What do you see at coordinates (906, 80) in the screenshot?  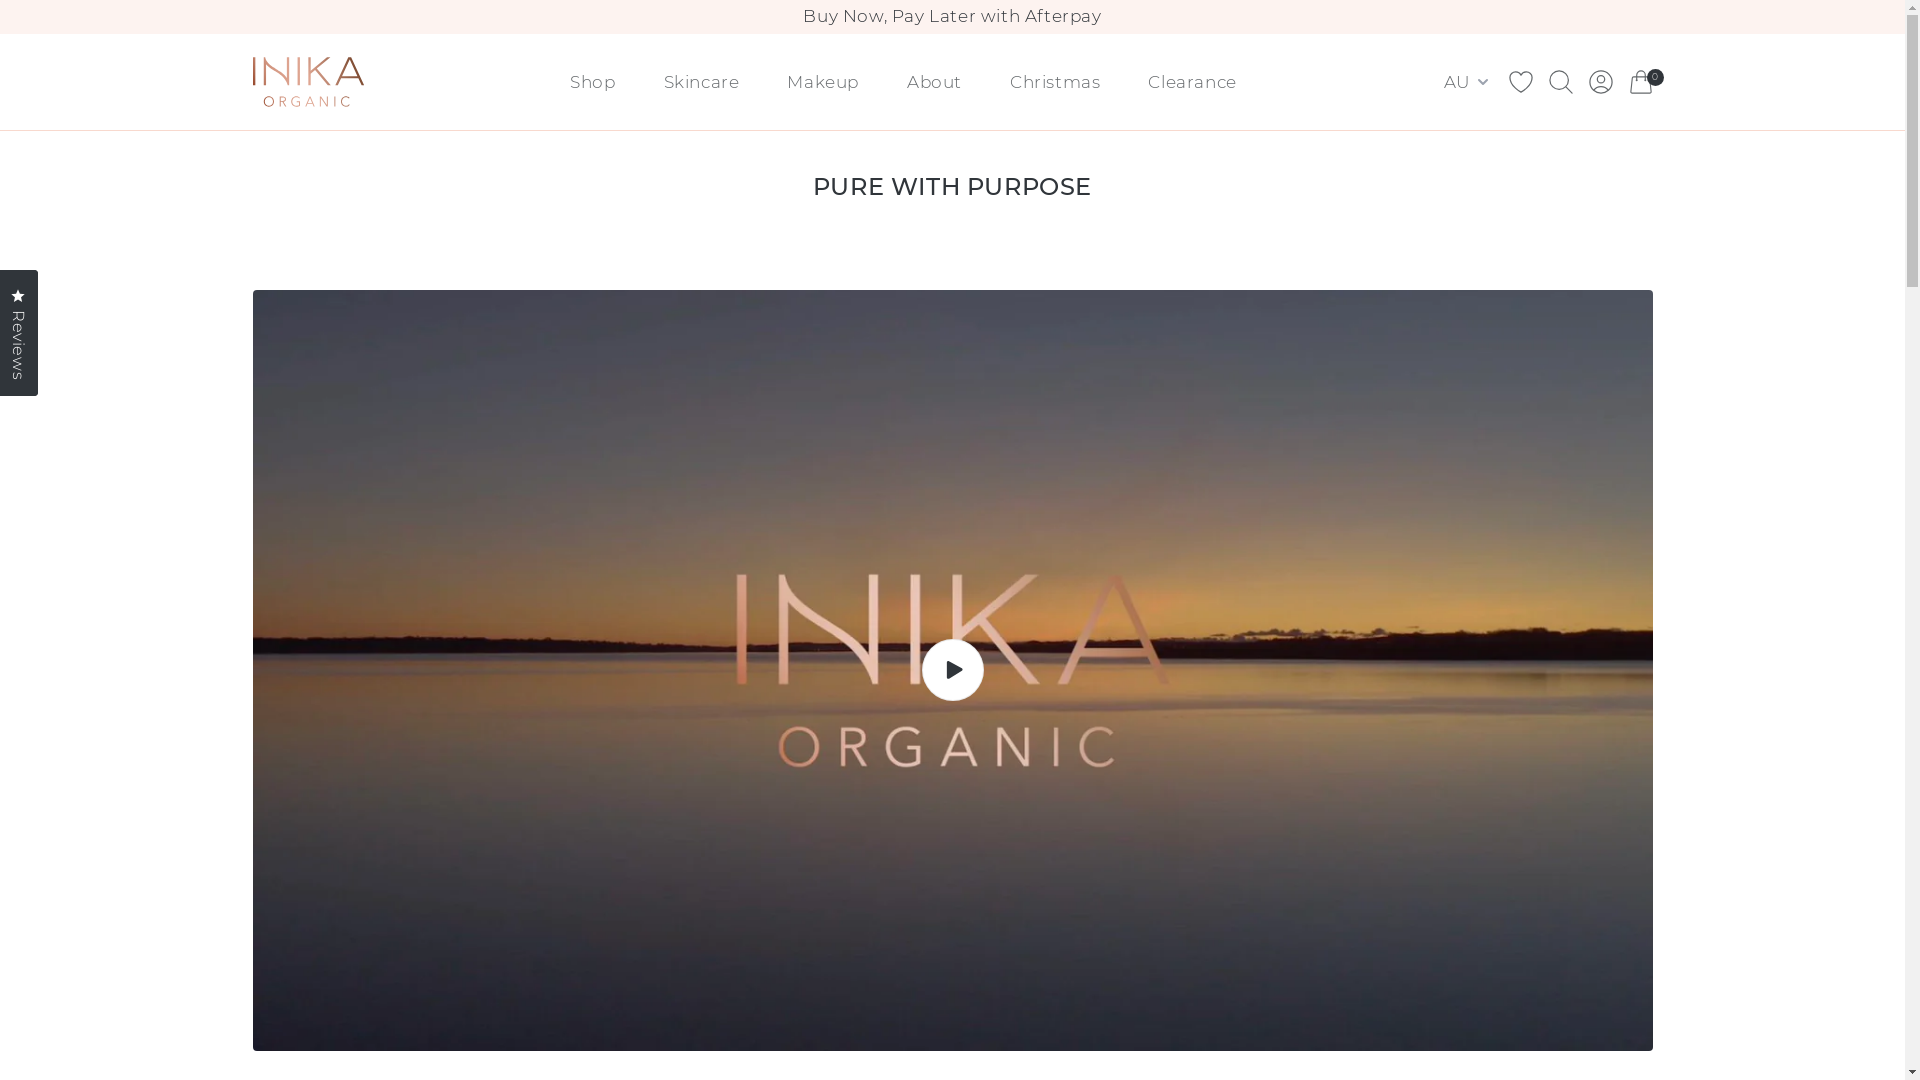 I see `'About'` at bounding box center [906, 80].